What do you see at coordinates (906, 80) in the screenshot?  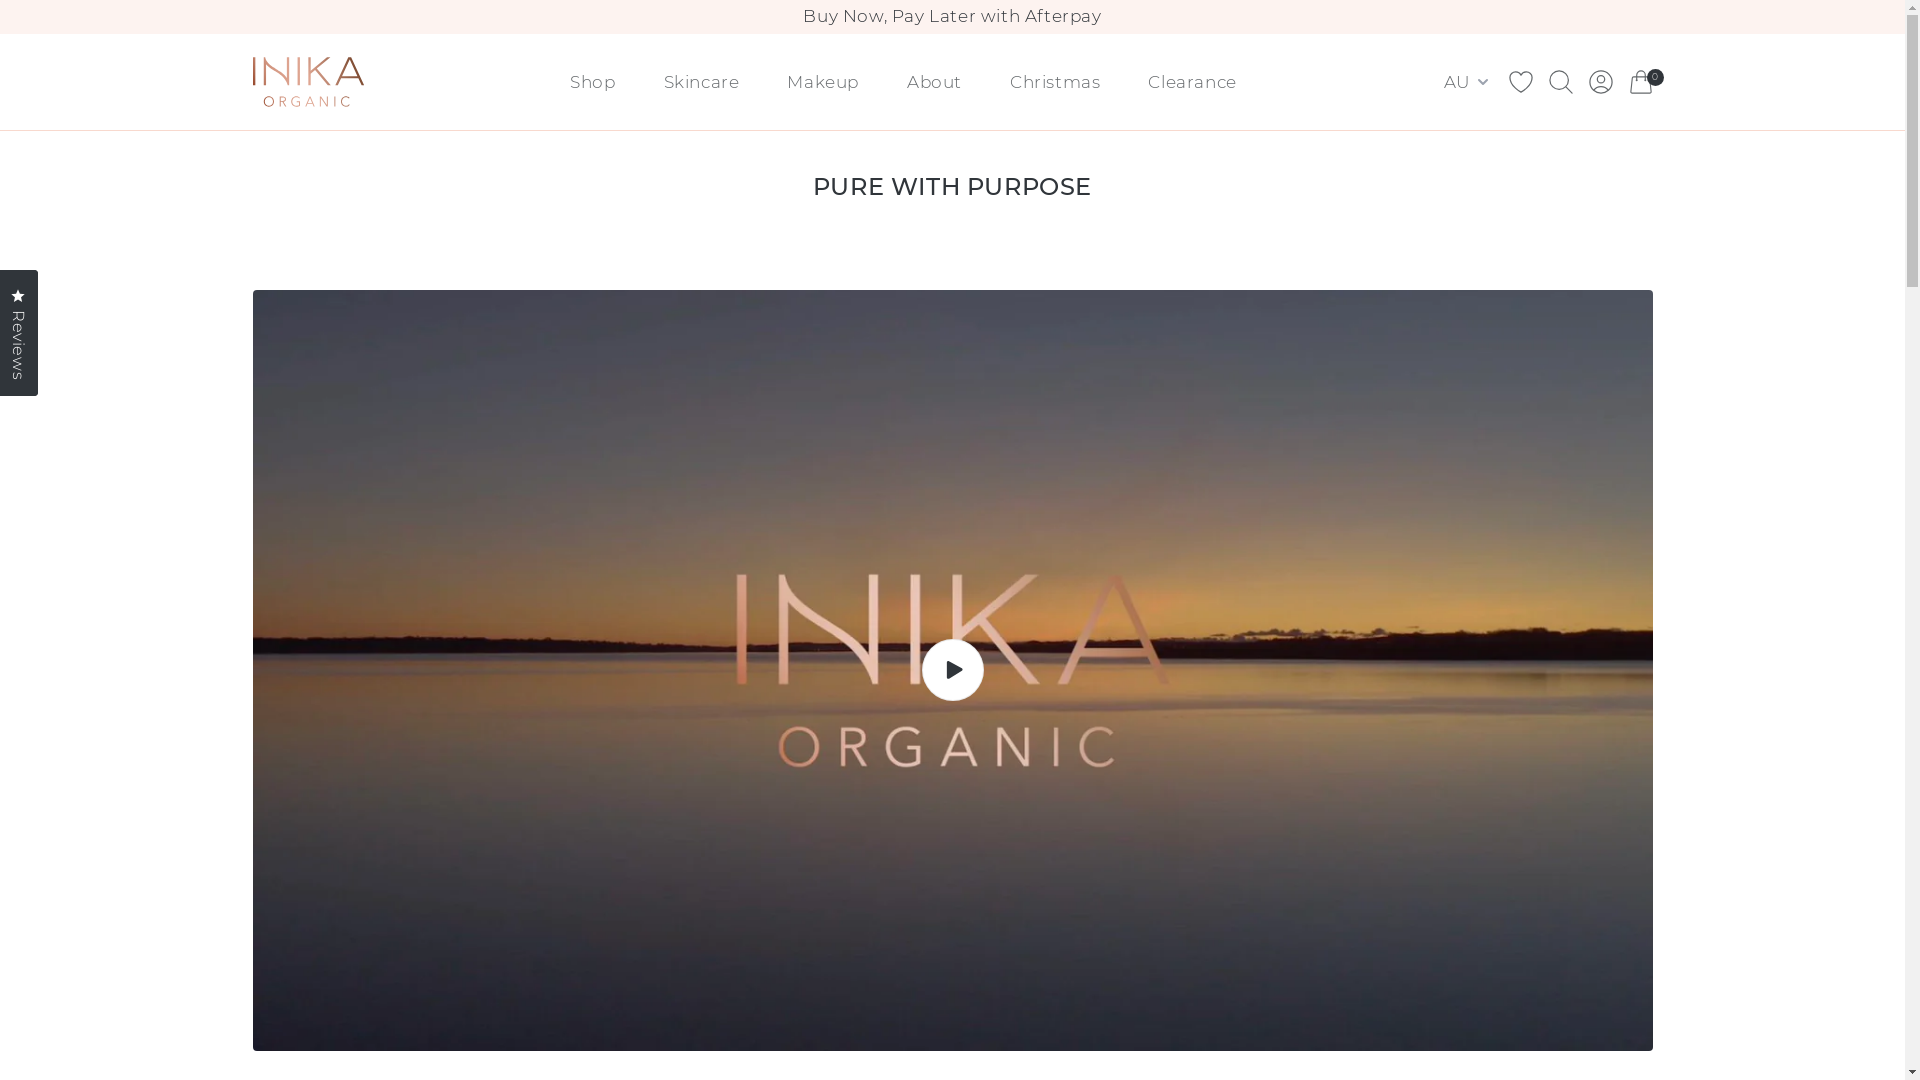 I see `'About'` at bounding box center [906, 80].